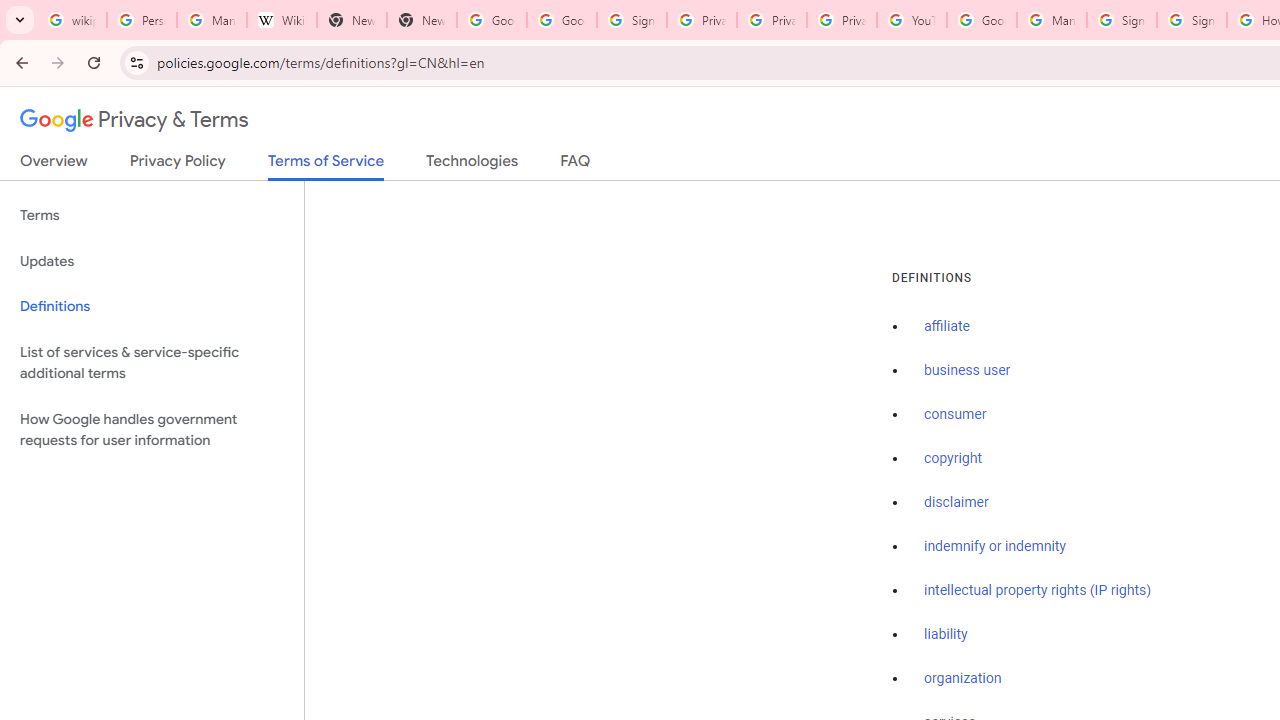 Image resolution: width=1280 pixels, height=720 pixels. What do you see at coordinates (560, 20) in the screenshot?
I see `'Google Drive: Sign-in'` at bounding box center [560, 20].